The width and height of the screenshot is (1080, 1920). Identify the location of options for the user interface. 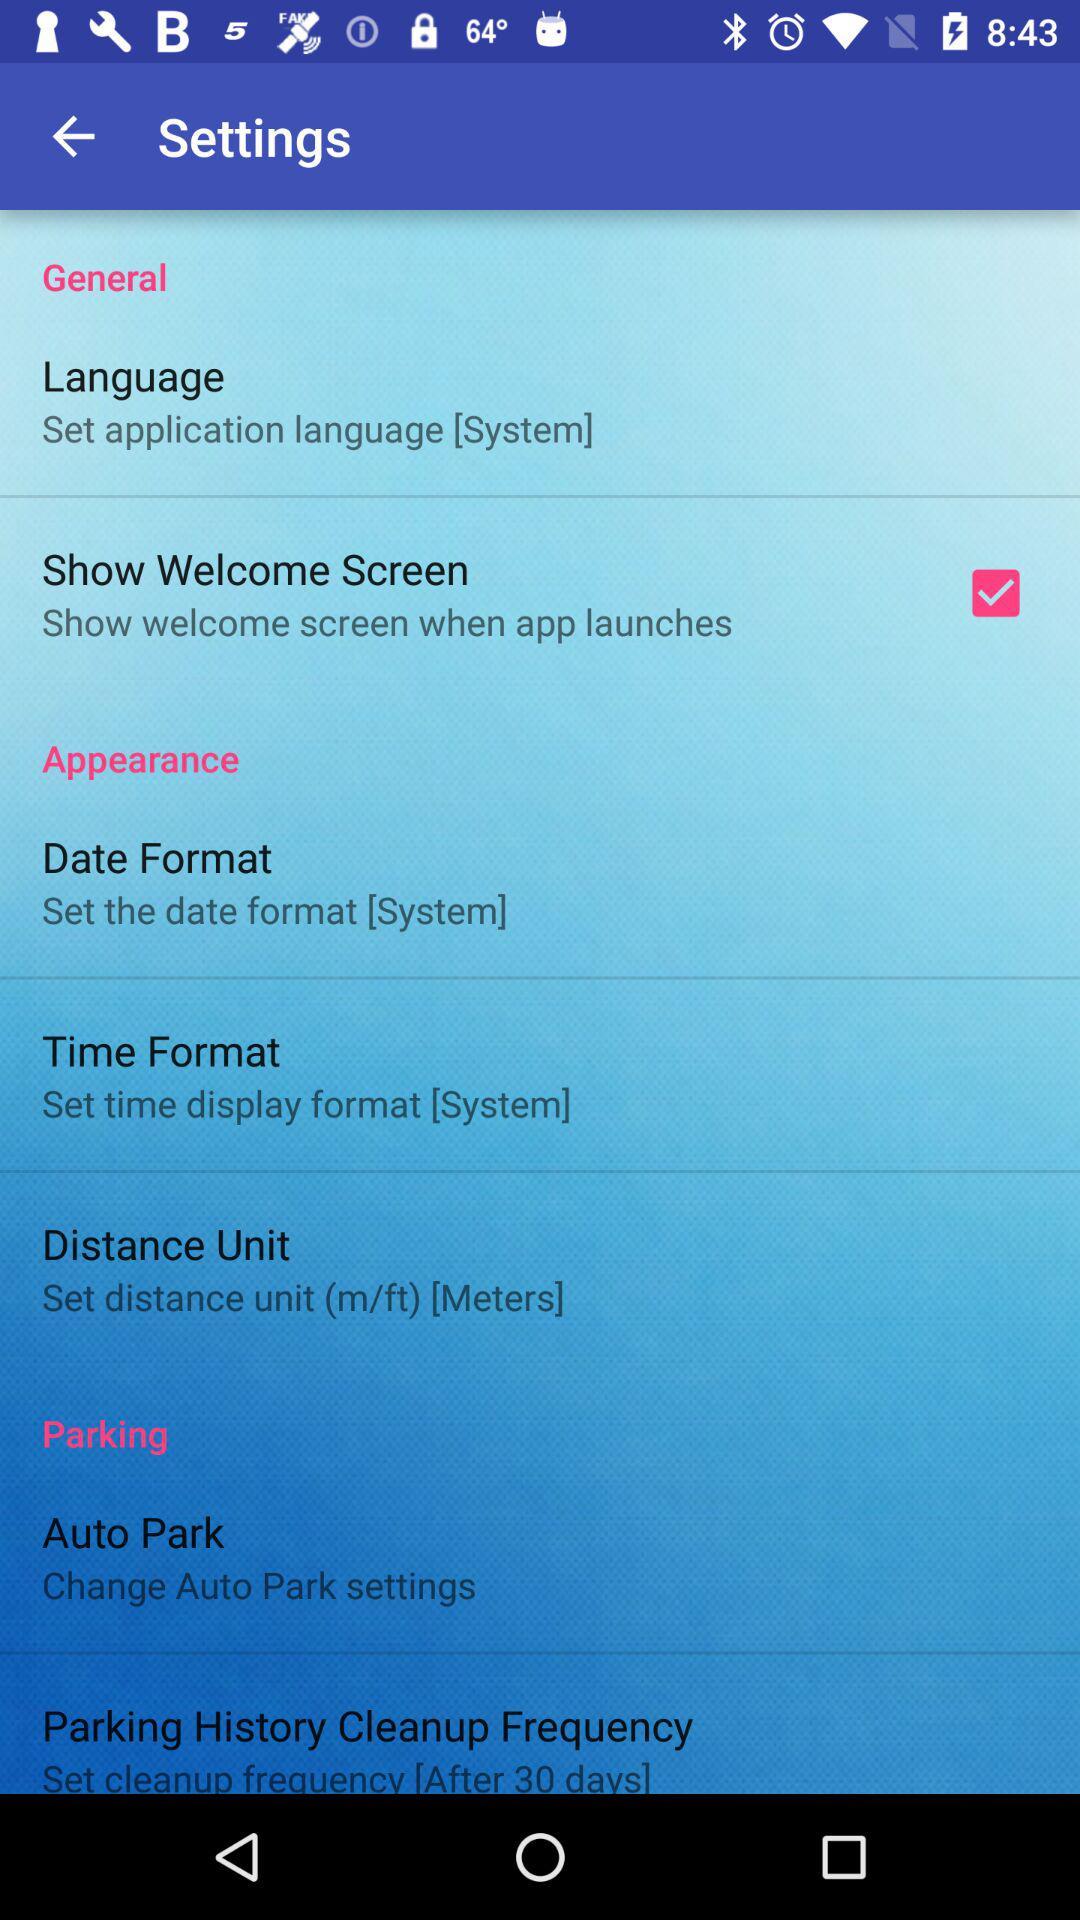
(540, 1002).